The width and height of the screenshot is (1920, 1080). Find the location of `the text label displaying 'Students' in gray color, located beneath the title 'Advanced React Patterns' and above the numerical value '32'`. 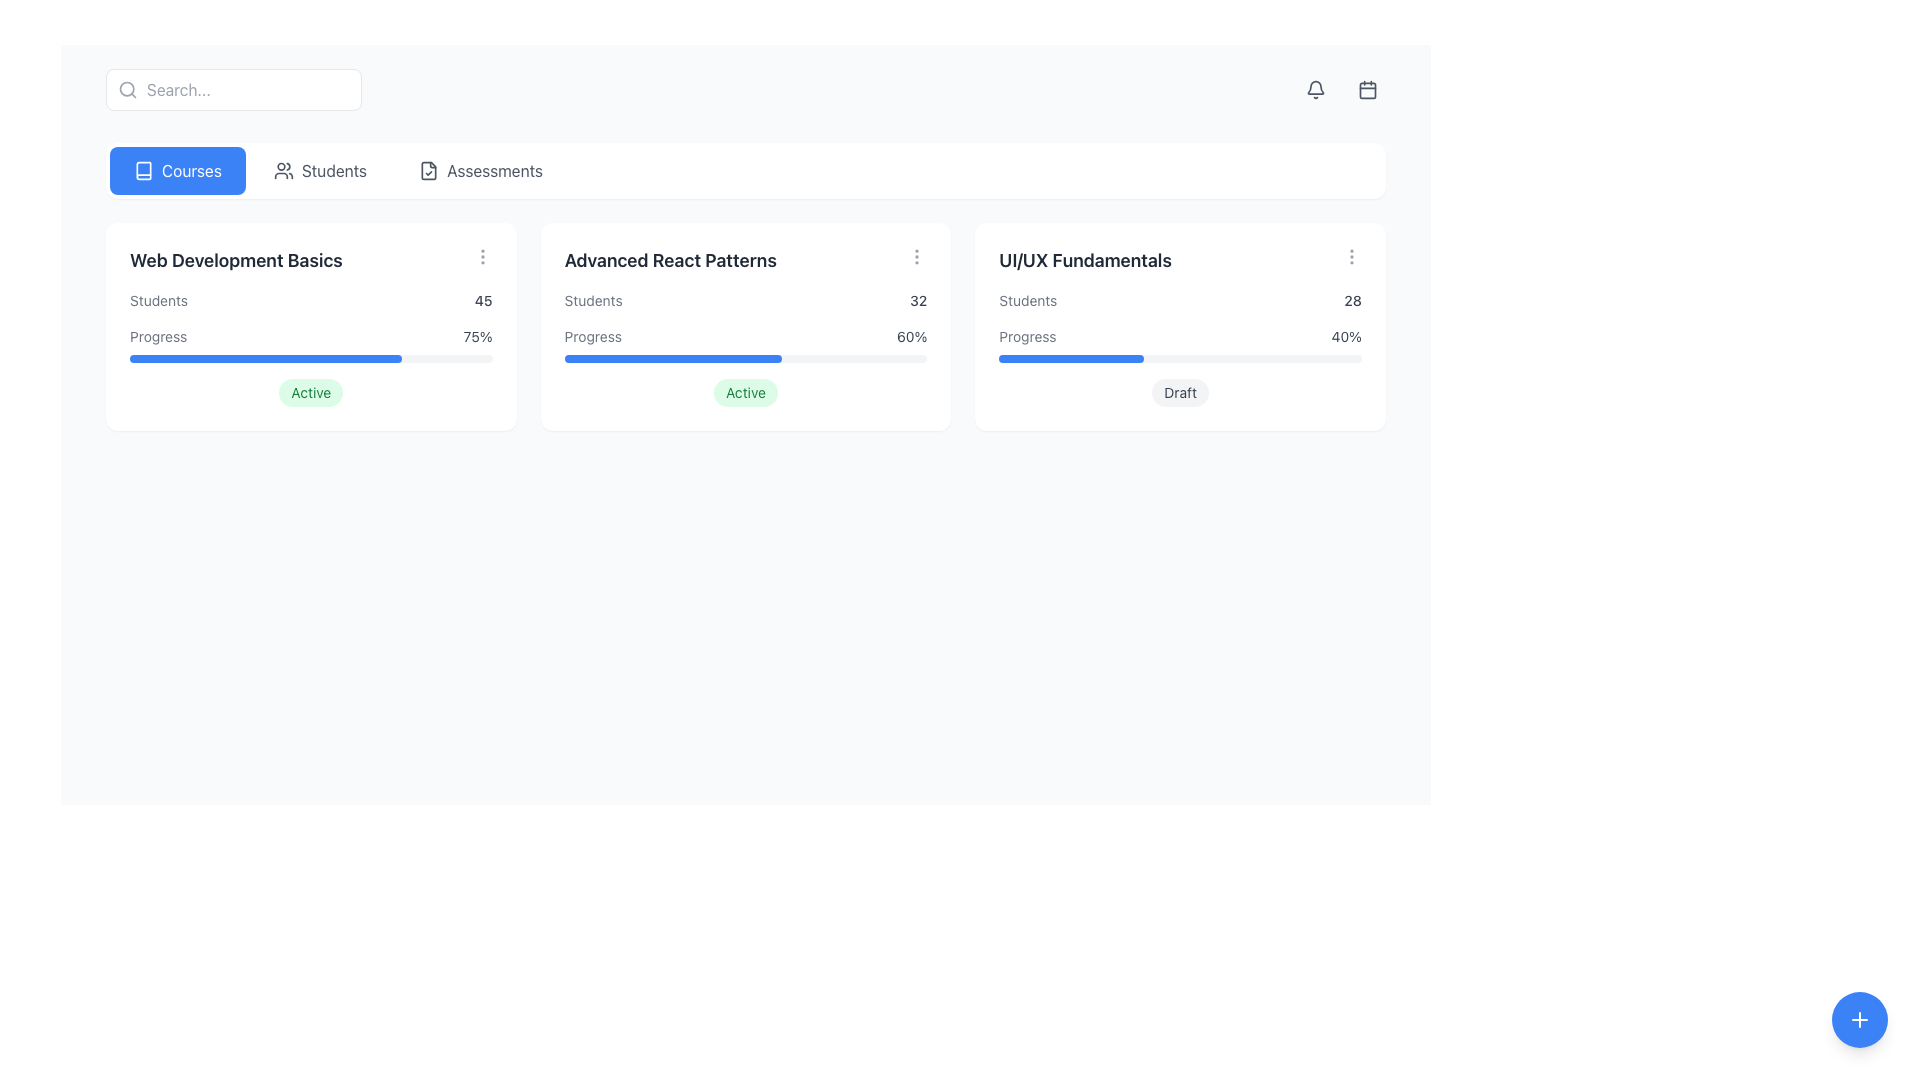

the text label displaying 'Students' in gray color, located beneath the title 'Advanced React Patterns' and above the numerical value '32' is located at coordinates (592, 300).